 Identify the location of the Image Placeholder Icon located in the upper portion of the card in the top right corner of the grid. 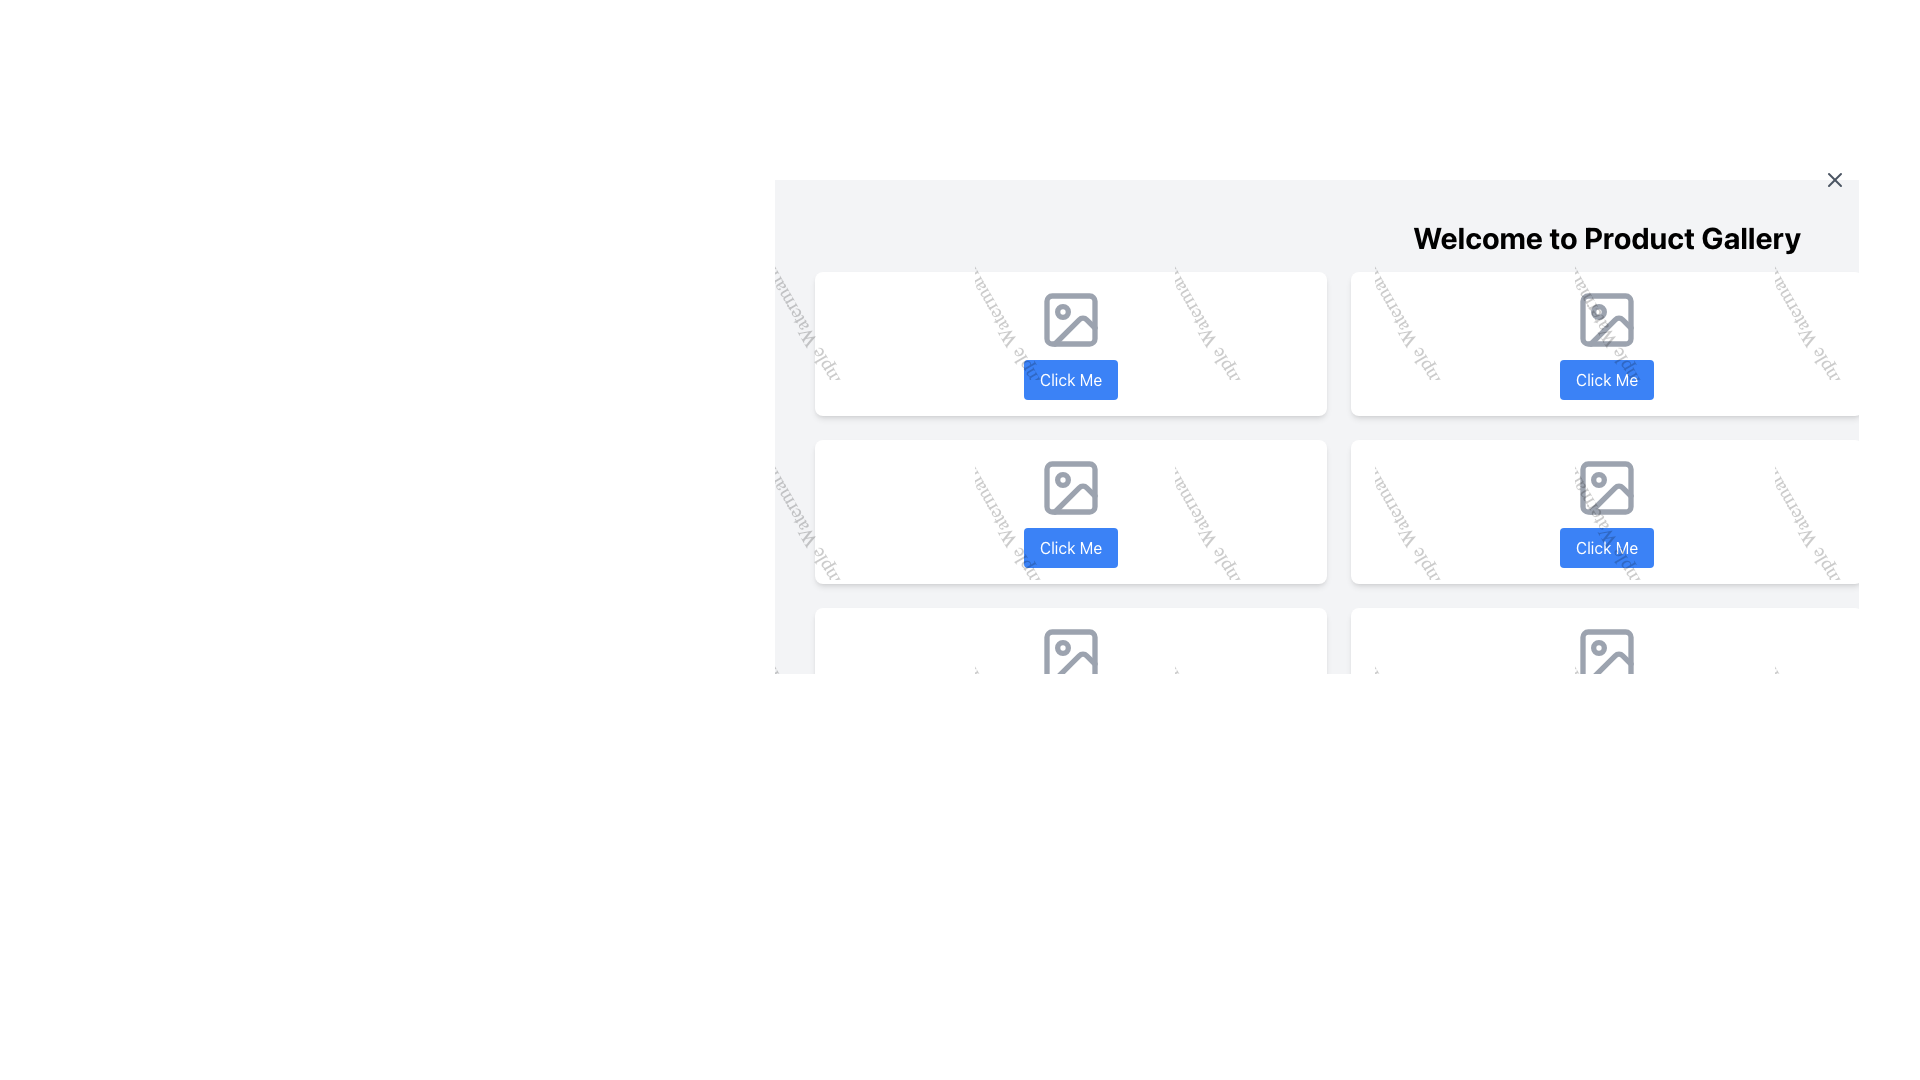
(1607, 319).